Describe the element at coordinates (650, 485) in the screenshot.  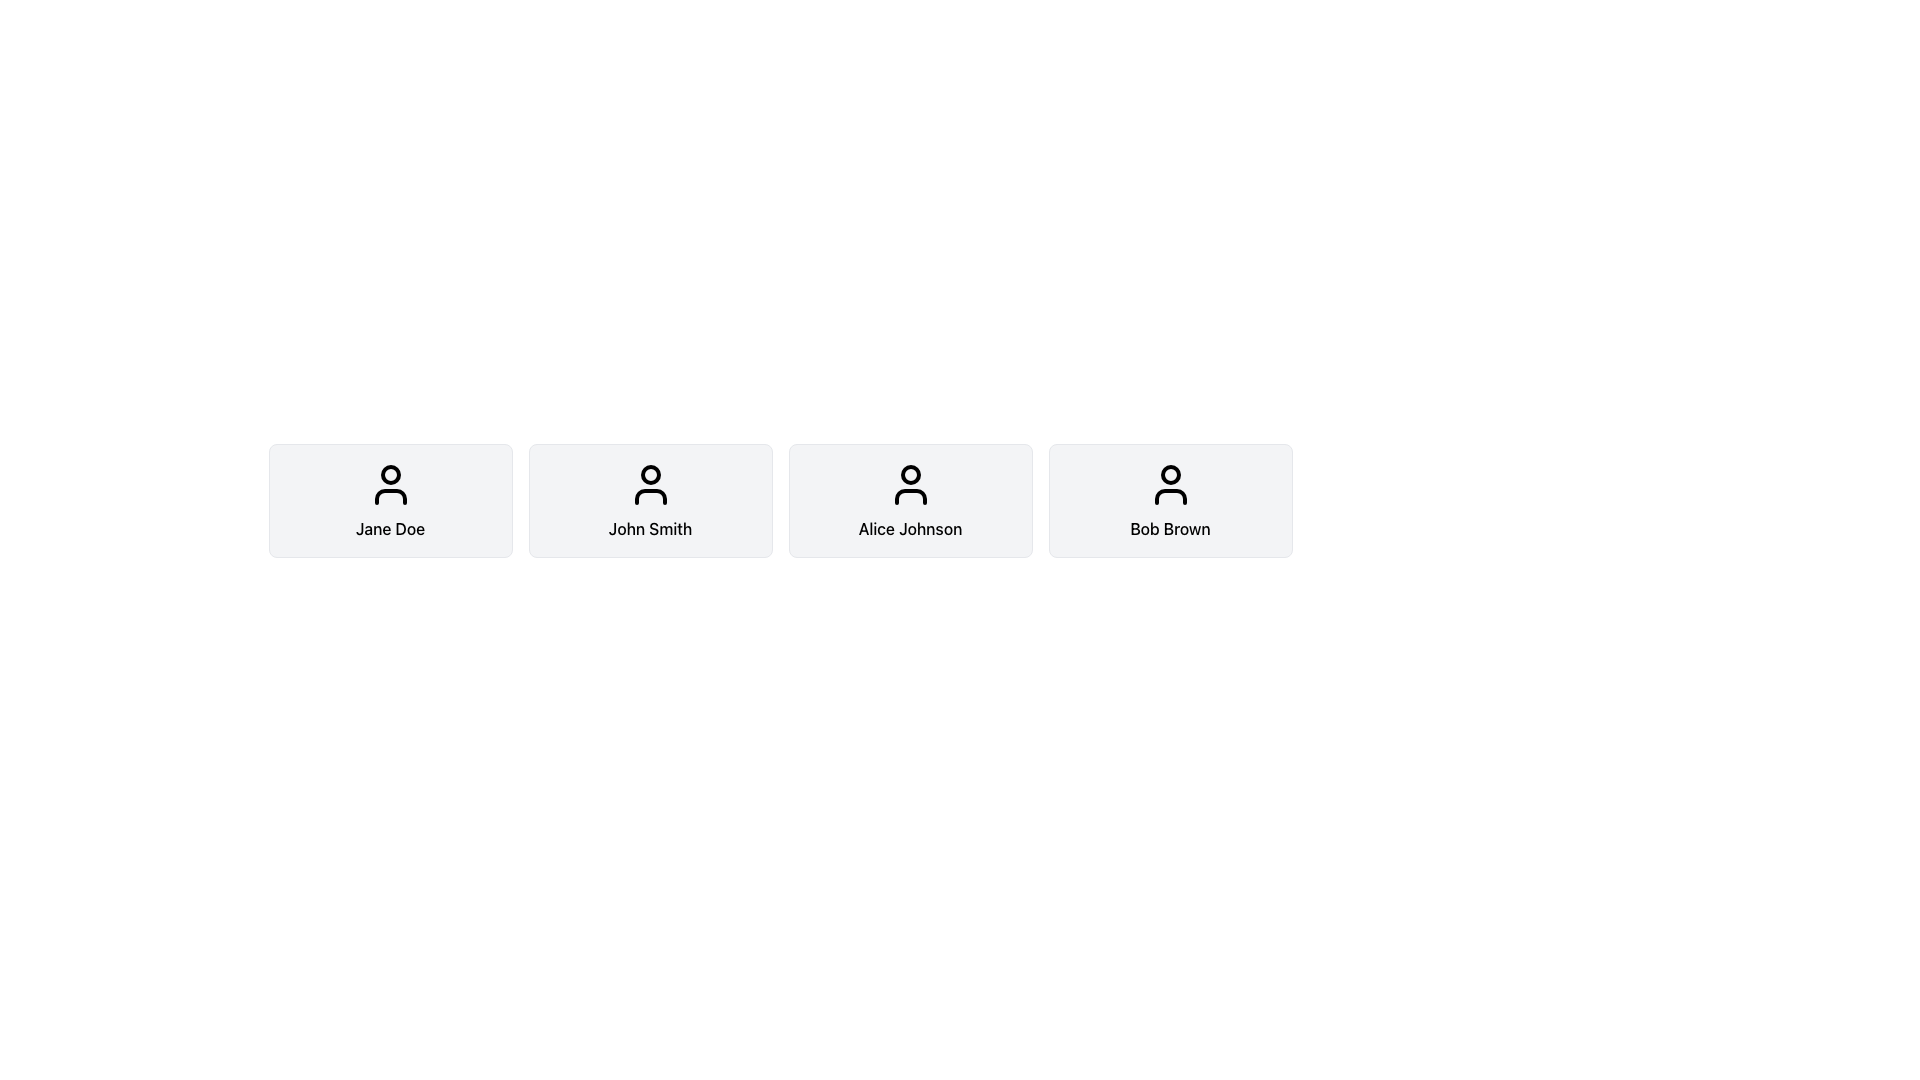
I see `the user profile icon located at the top center of the profile card labeled 'John Smith'` at that location.